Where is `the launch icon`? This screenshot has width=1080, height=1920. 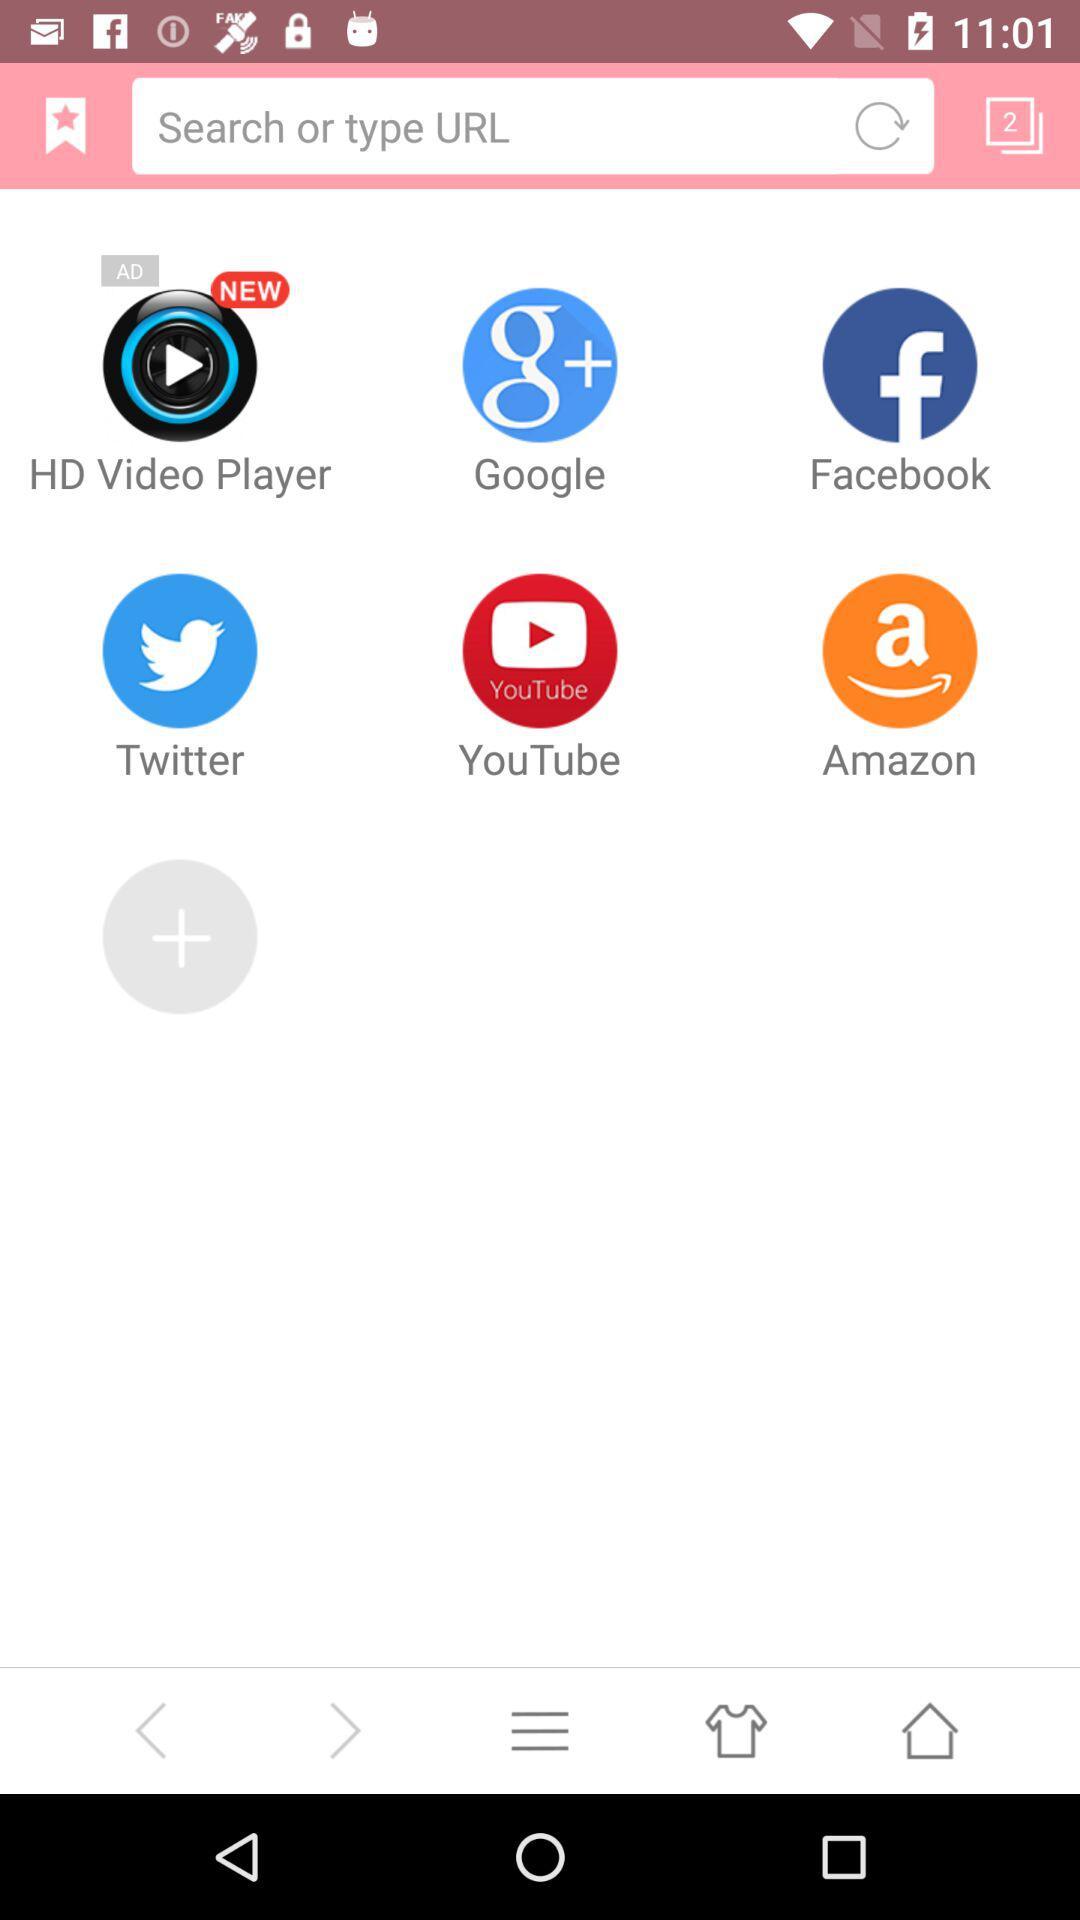
the launch icon is located at coordinates (929, 1851).